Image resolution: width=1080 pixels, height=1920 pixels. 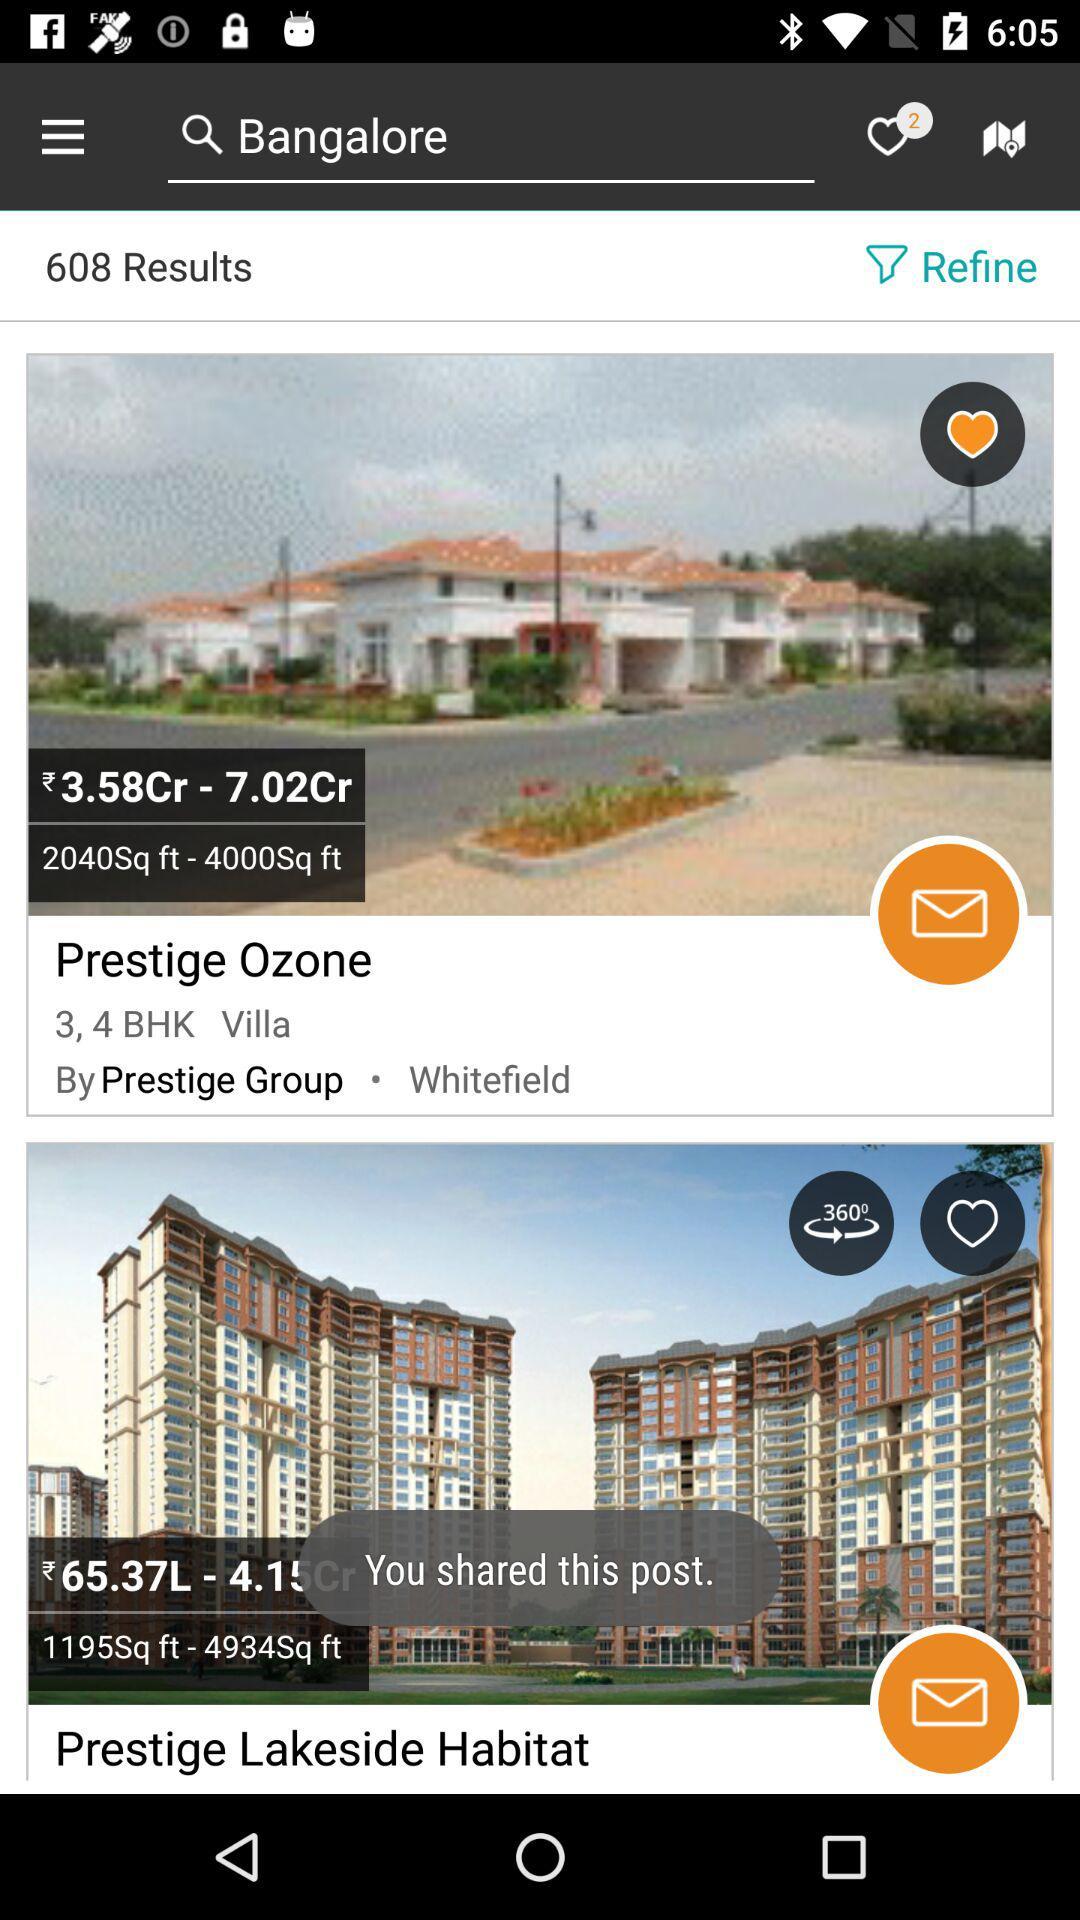 What do you see at coordinates (971, 433) in the screenshot?
I see `to remove favorite` at bounding box center [971, 433].